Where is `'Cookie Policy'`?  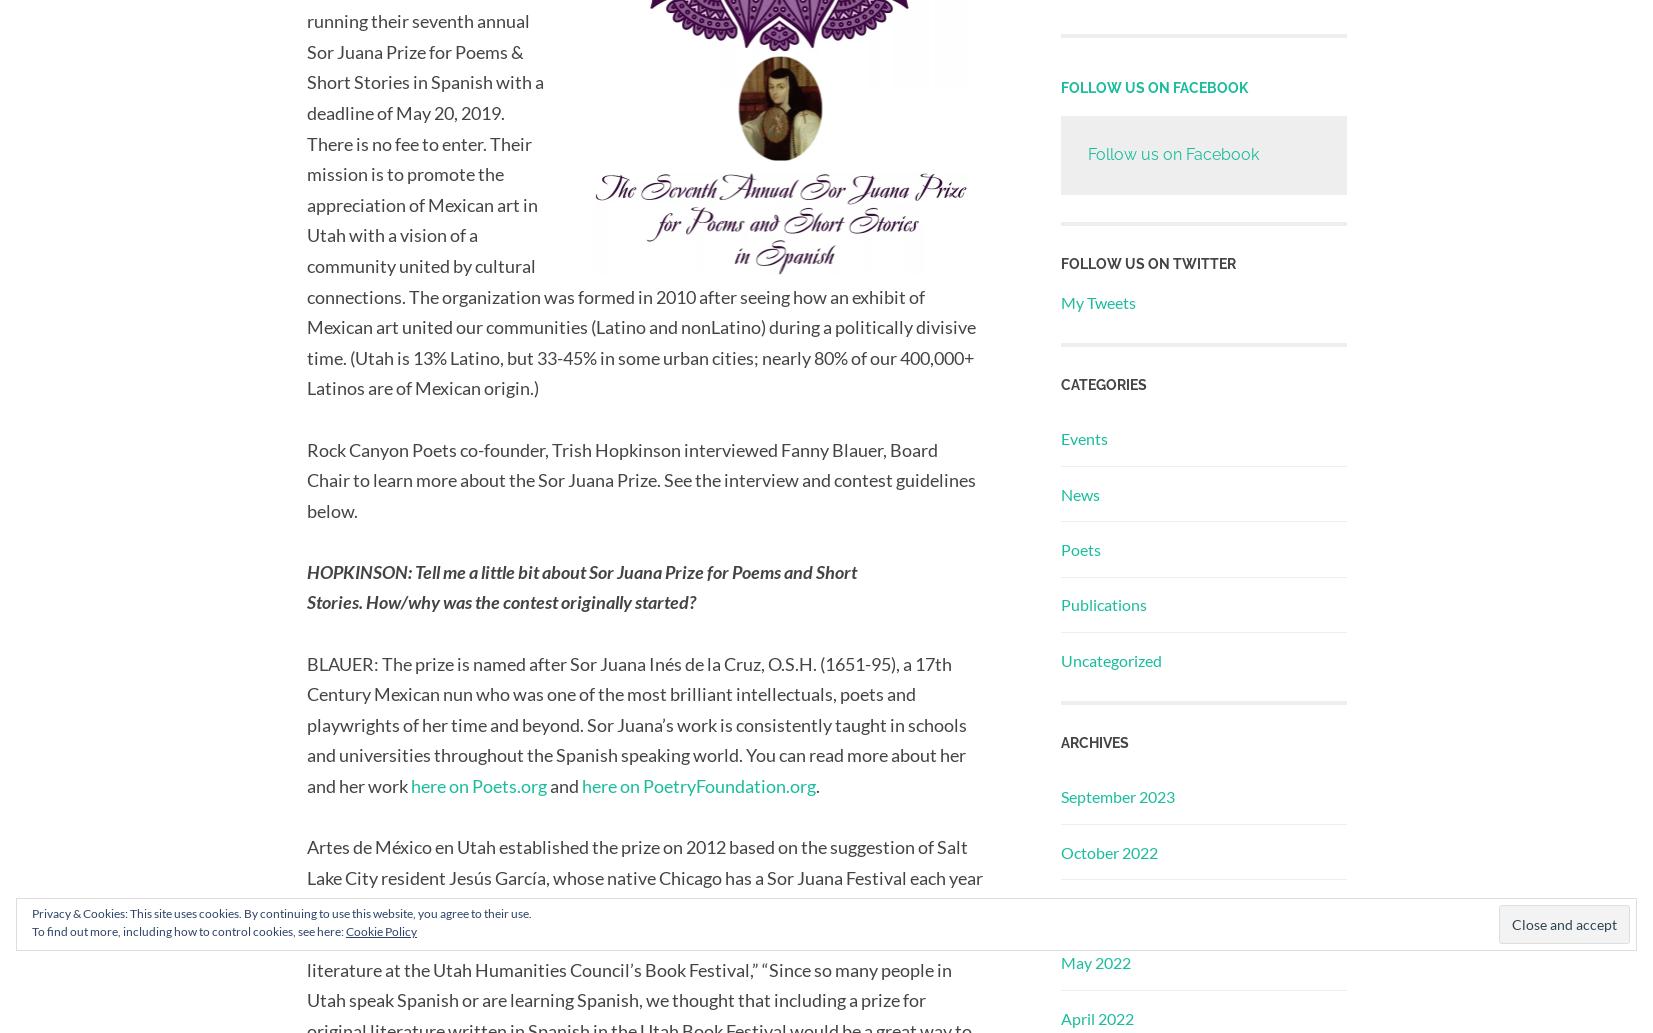 'Cookie Policy' is located at coordinates (380, 930).